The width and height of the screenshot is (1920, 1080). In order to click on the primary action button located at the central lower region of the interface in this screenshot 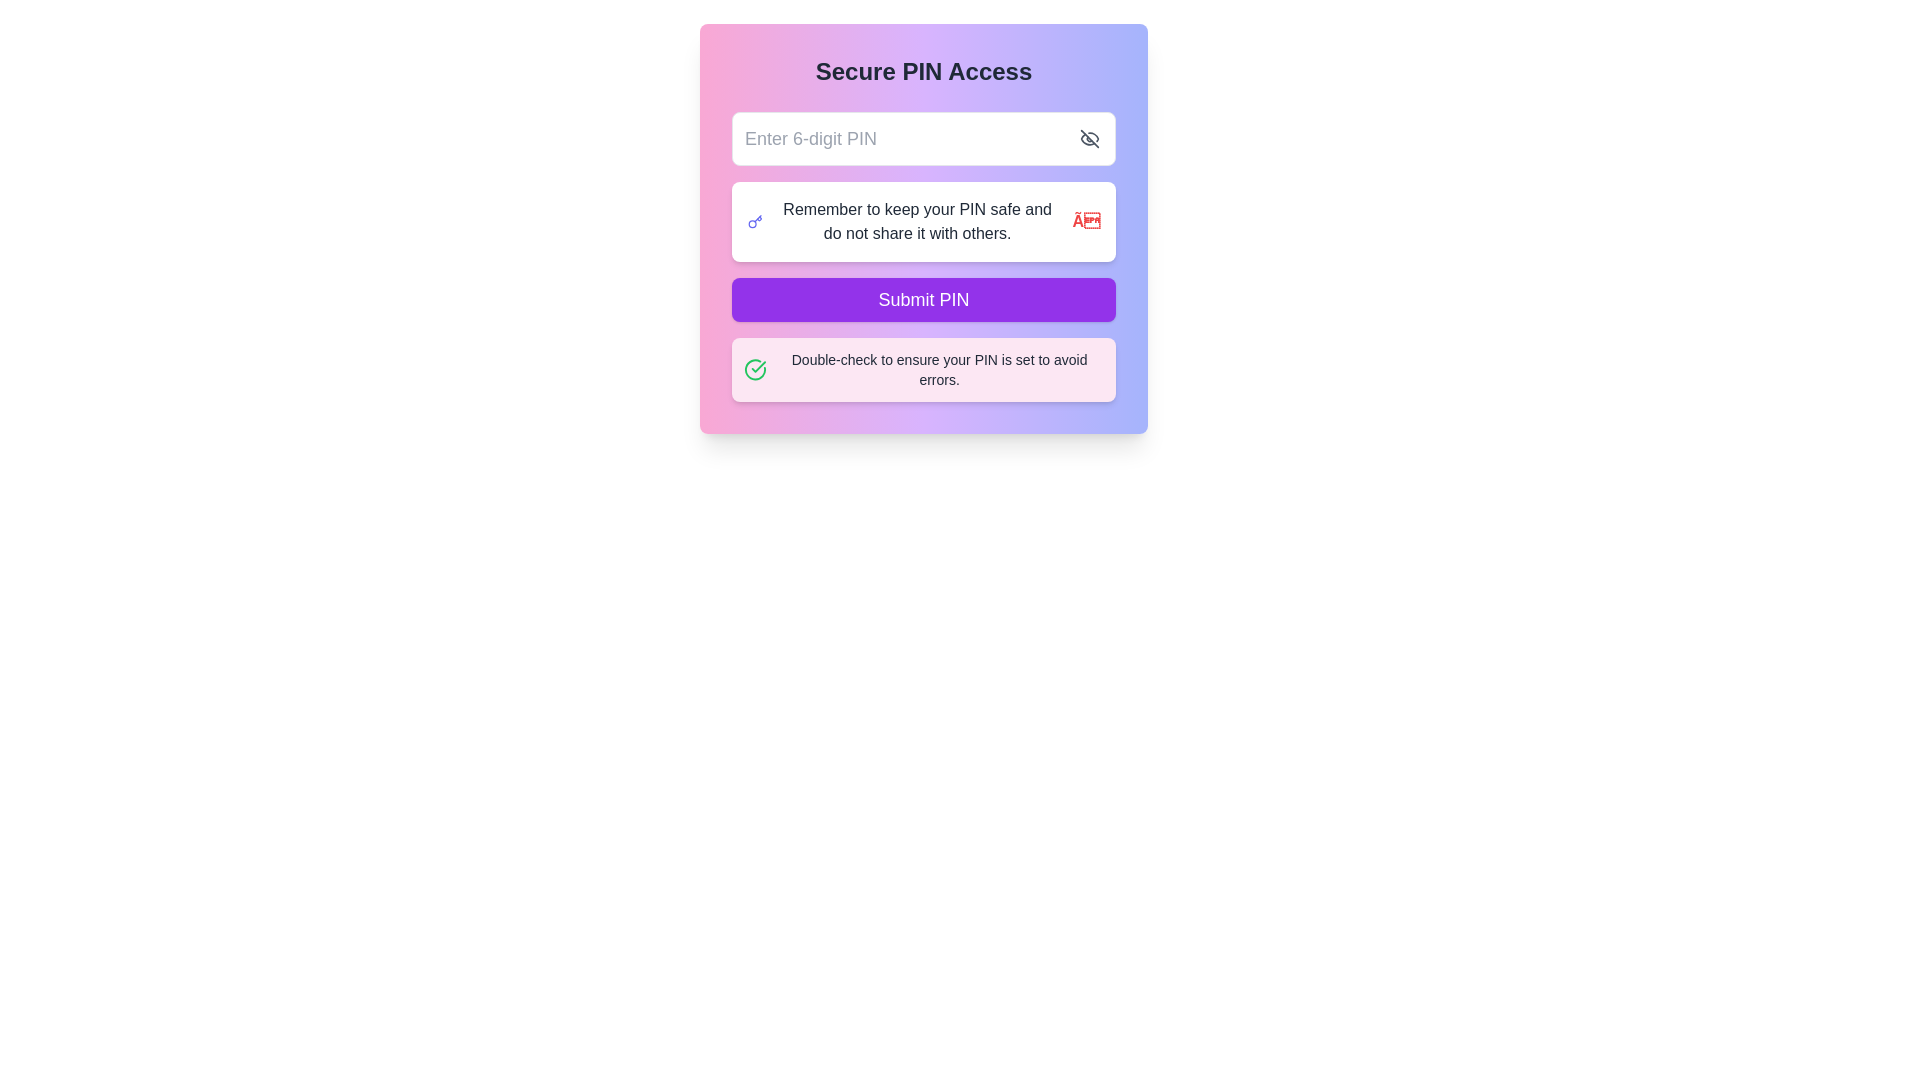, I will do `click(923, 300)`.